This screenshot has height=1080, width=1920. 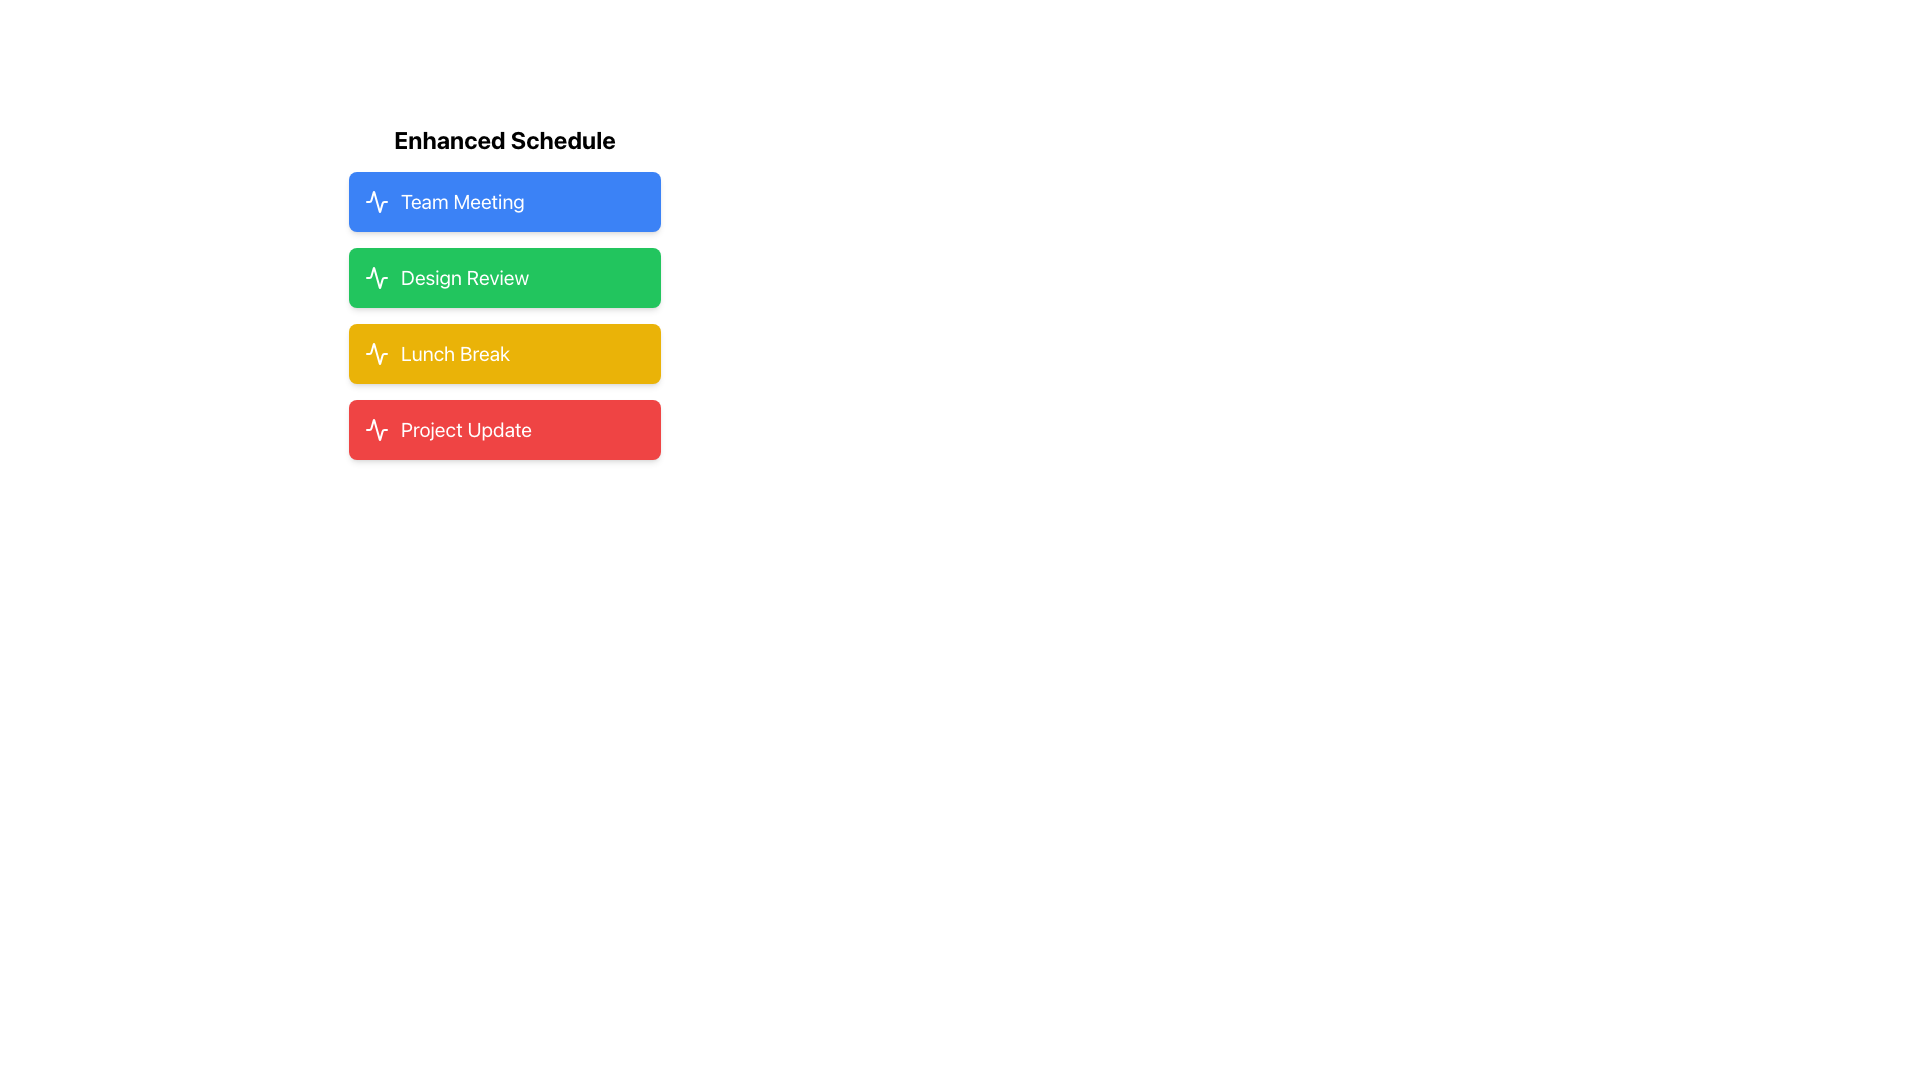 What do you see at coordinates (504, 292) in the screenshot?
I see `the 'Design Review' card located in the 'Enhanced Schedule' section` at bounding box center [504, 292].